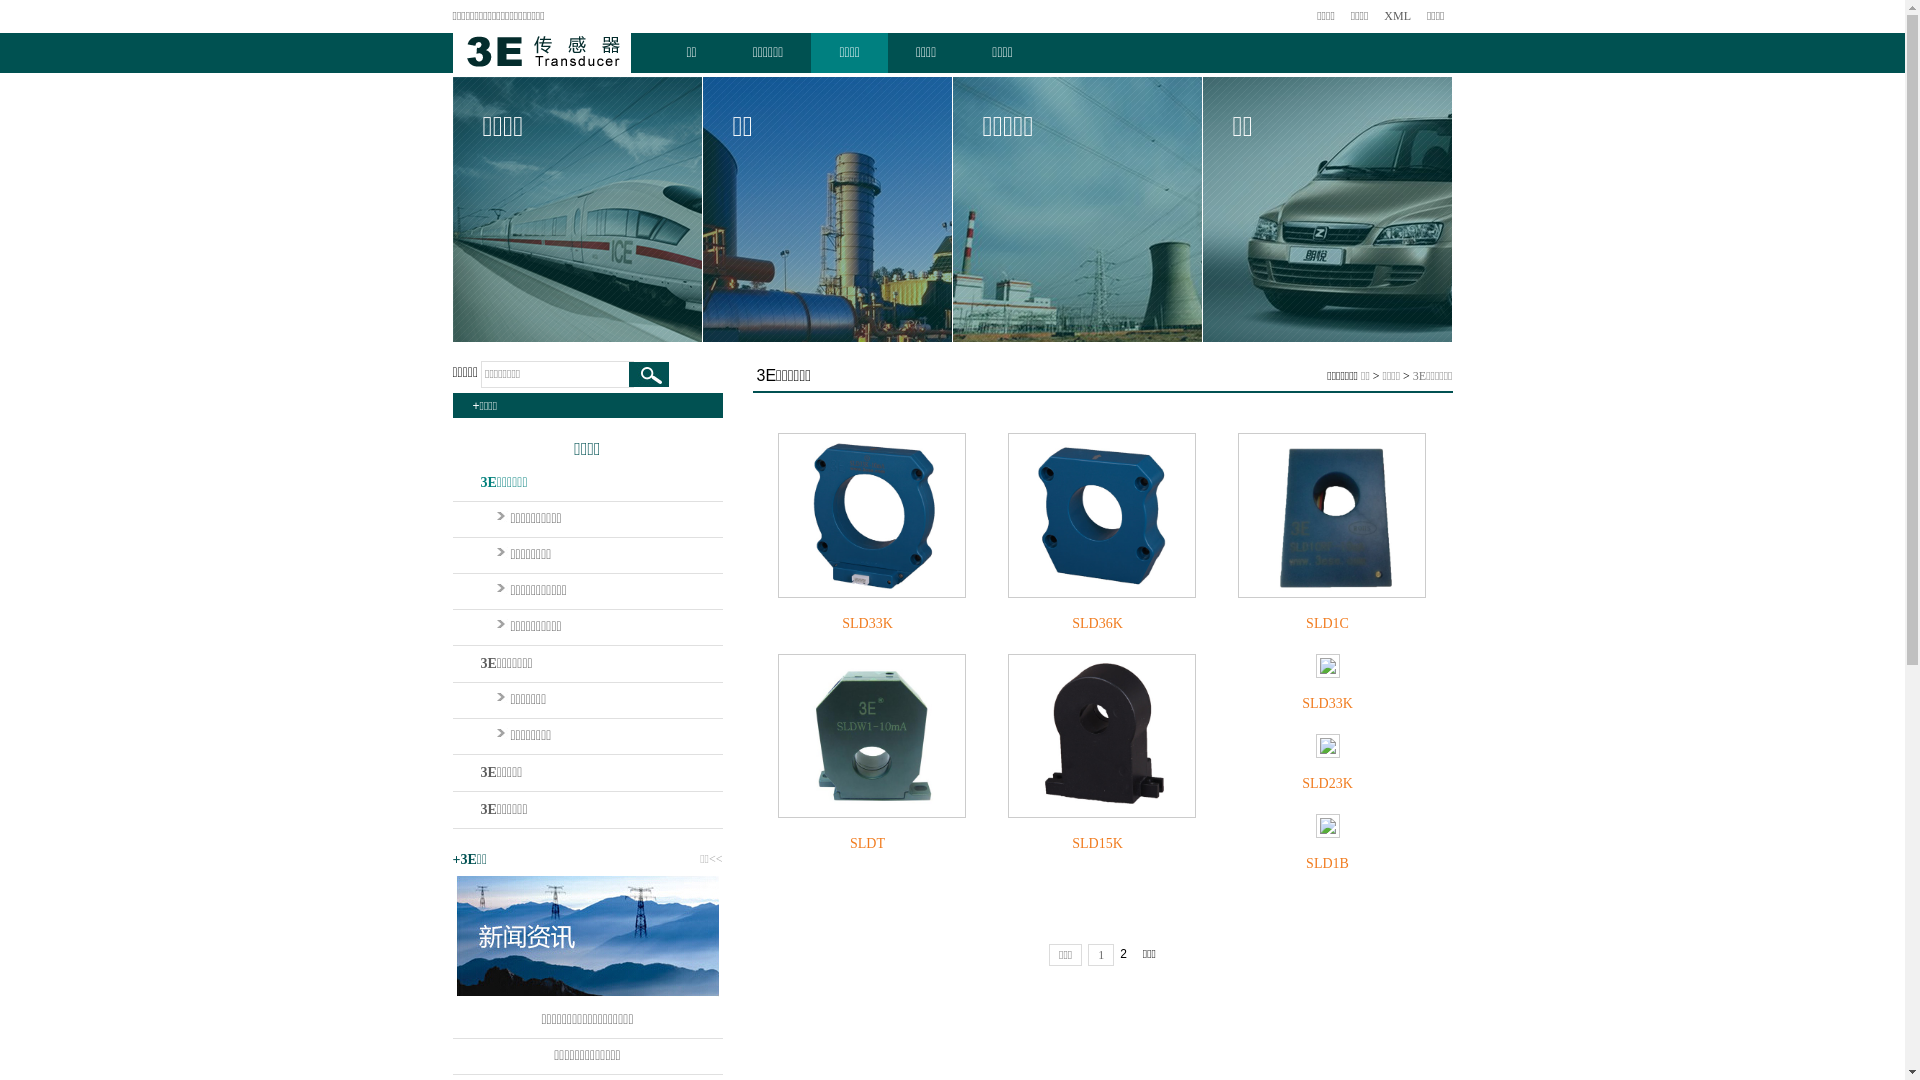 This screenshot has width=1920, height=1080. Describe the element at coordinates (1099, 954) in the screenshot. I see `'1'` at that location.